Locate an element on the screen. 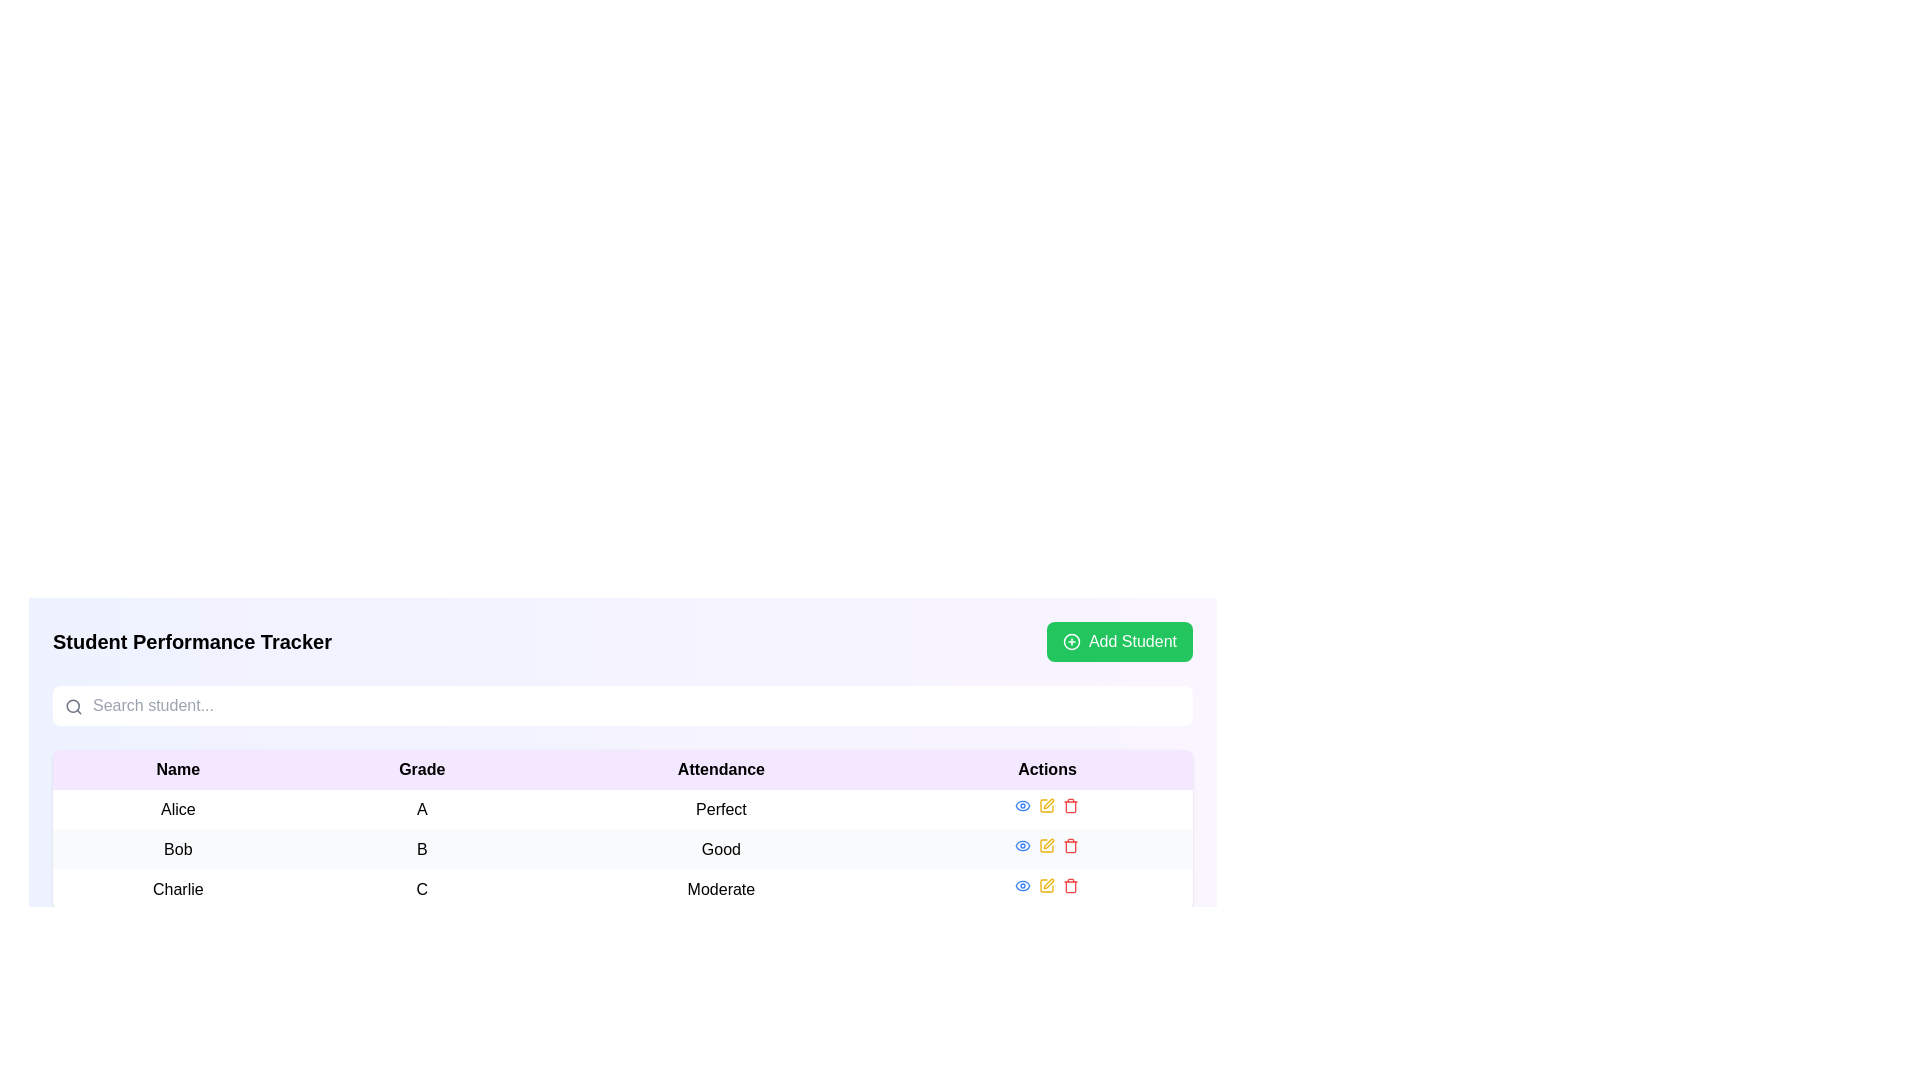  the delete button located in the last column of the actions for the first student row, to the right of the yellow pencil icon is located at coordinates (1070, 805).